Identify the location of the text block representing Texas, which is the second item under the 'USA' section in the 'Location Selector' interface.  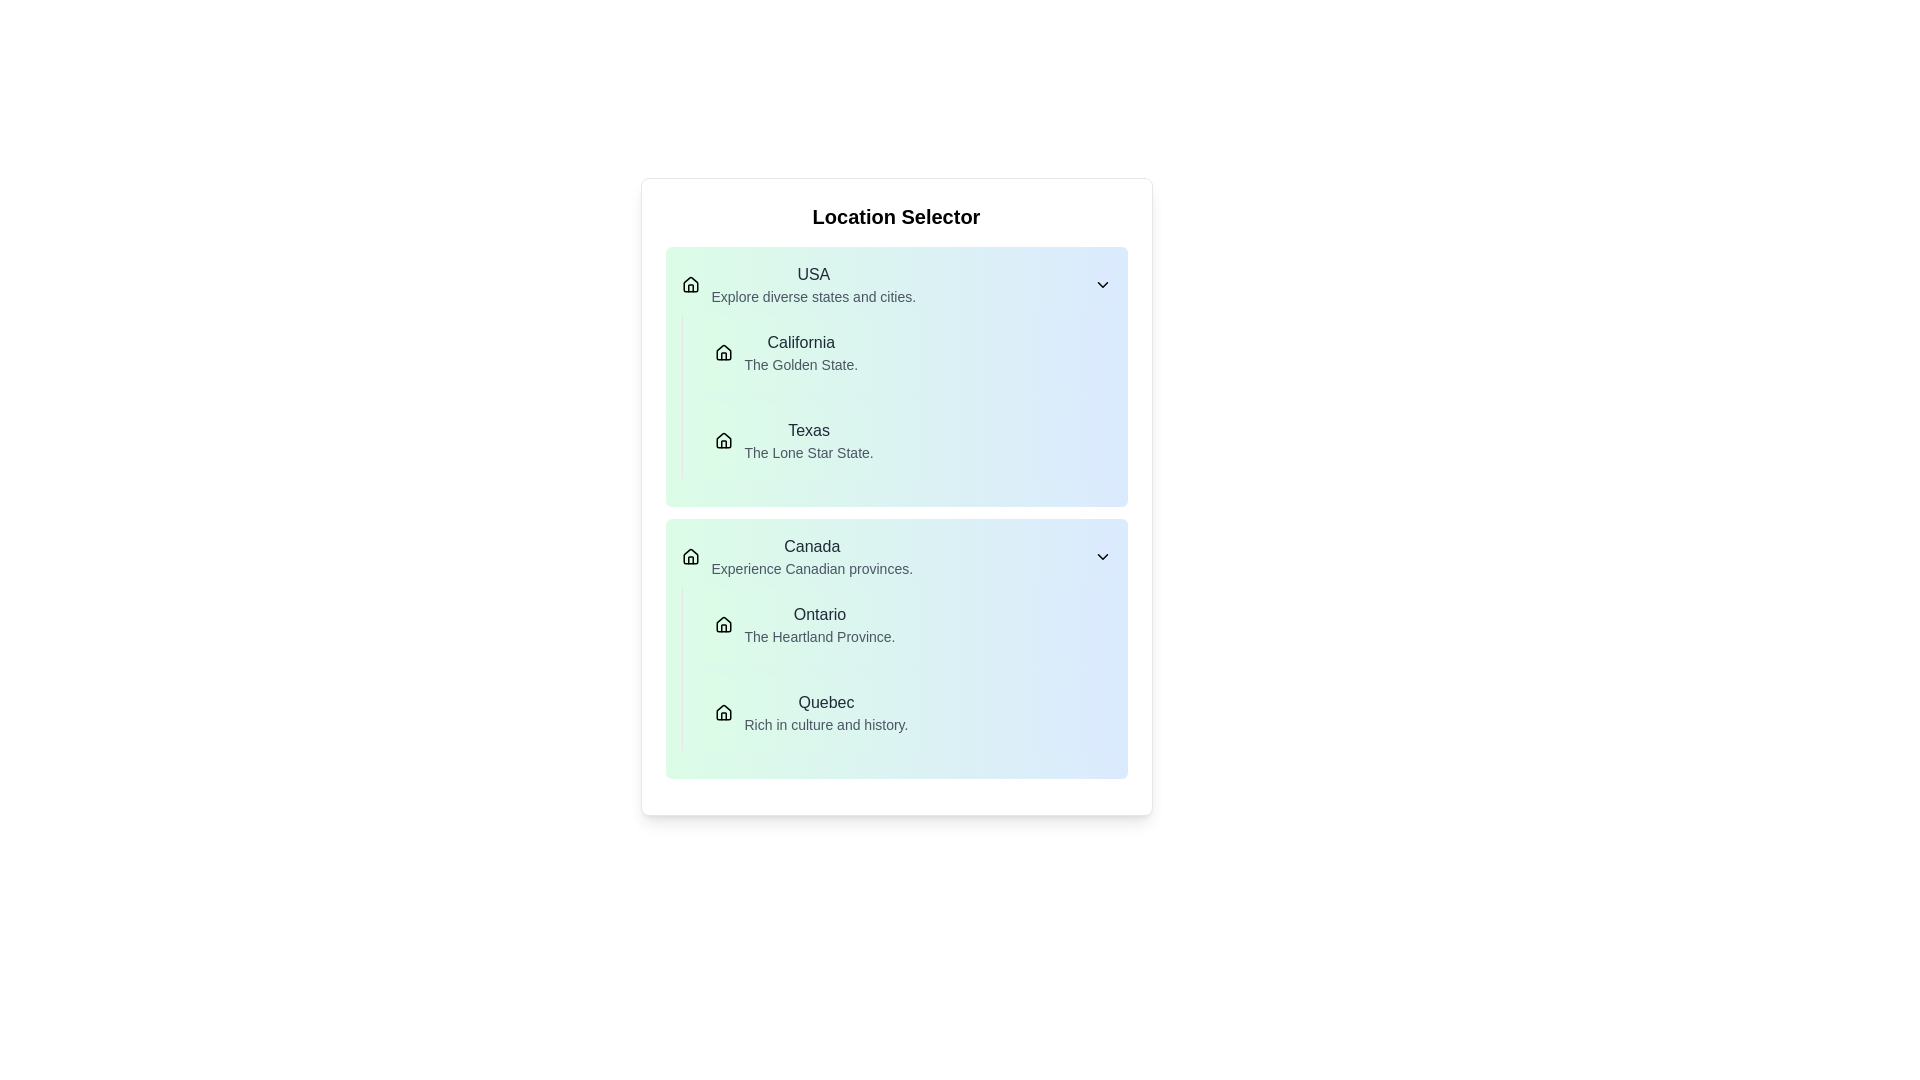
(809, 439).